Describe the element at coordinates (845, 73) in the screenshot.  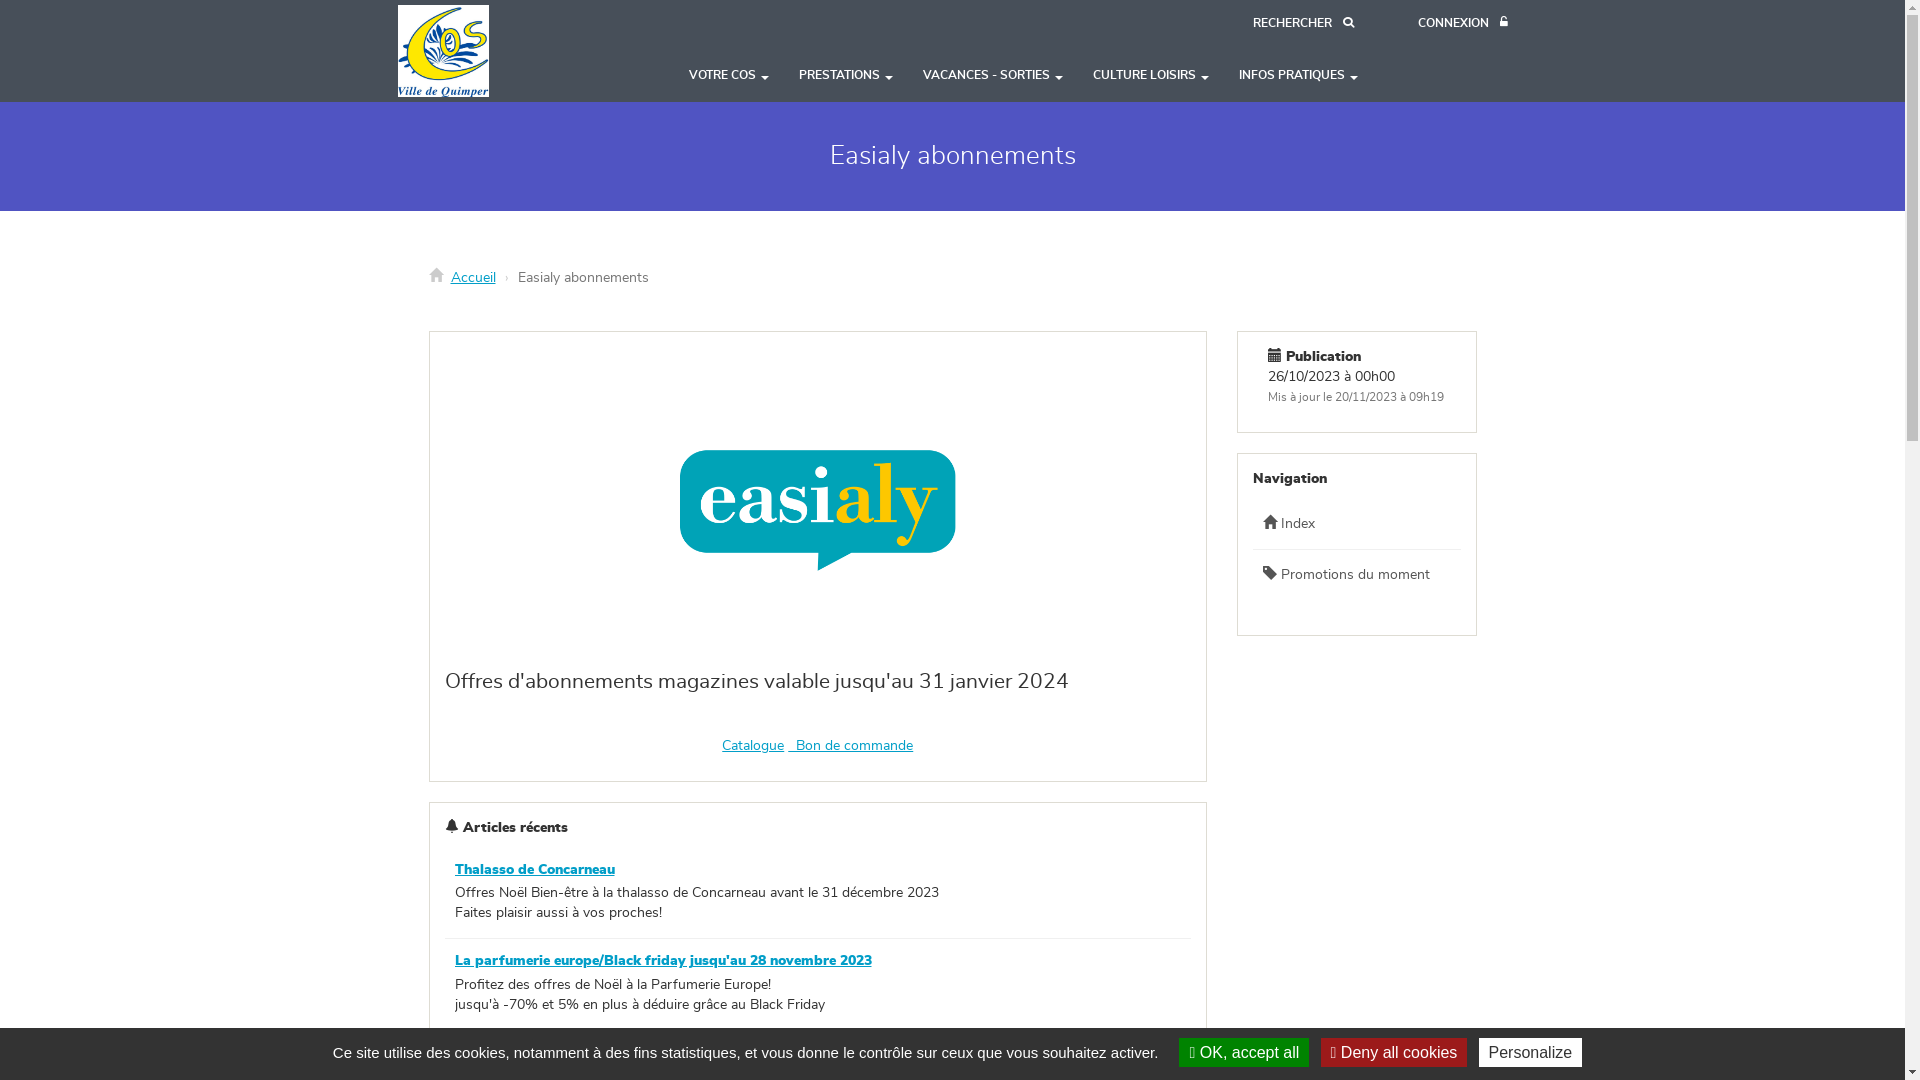
I see `'PRESTATIONS'` at that location.